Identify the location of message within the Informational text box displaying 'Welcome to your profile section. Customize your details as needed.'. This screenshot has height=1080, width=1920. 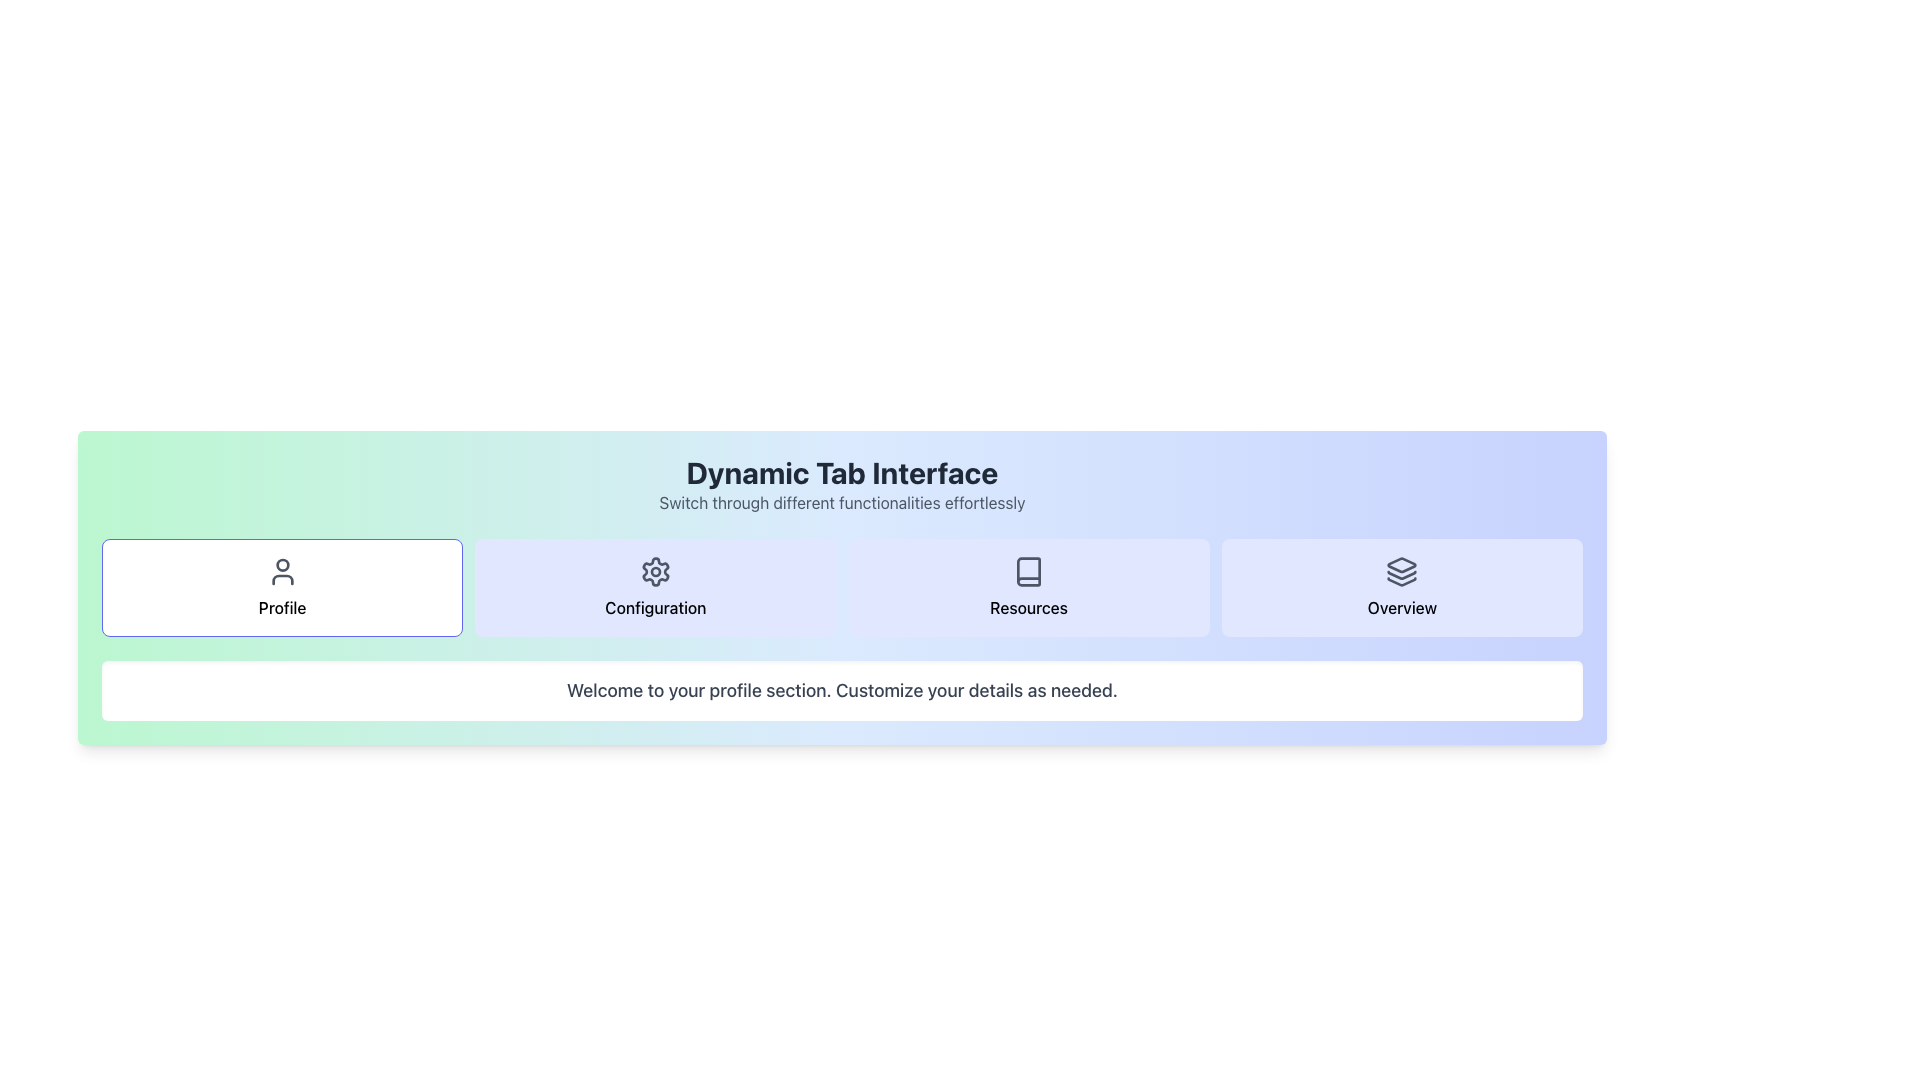
(842, 689).